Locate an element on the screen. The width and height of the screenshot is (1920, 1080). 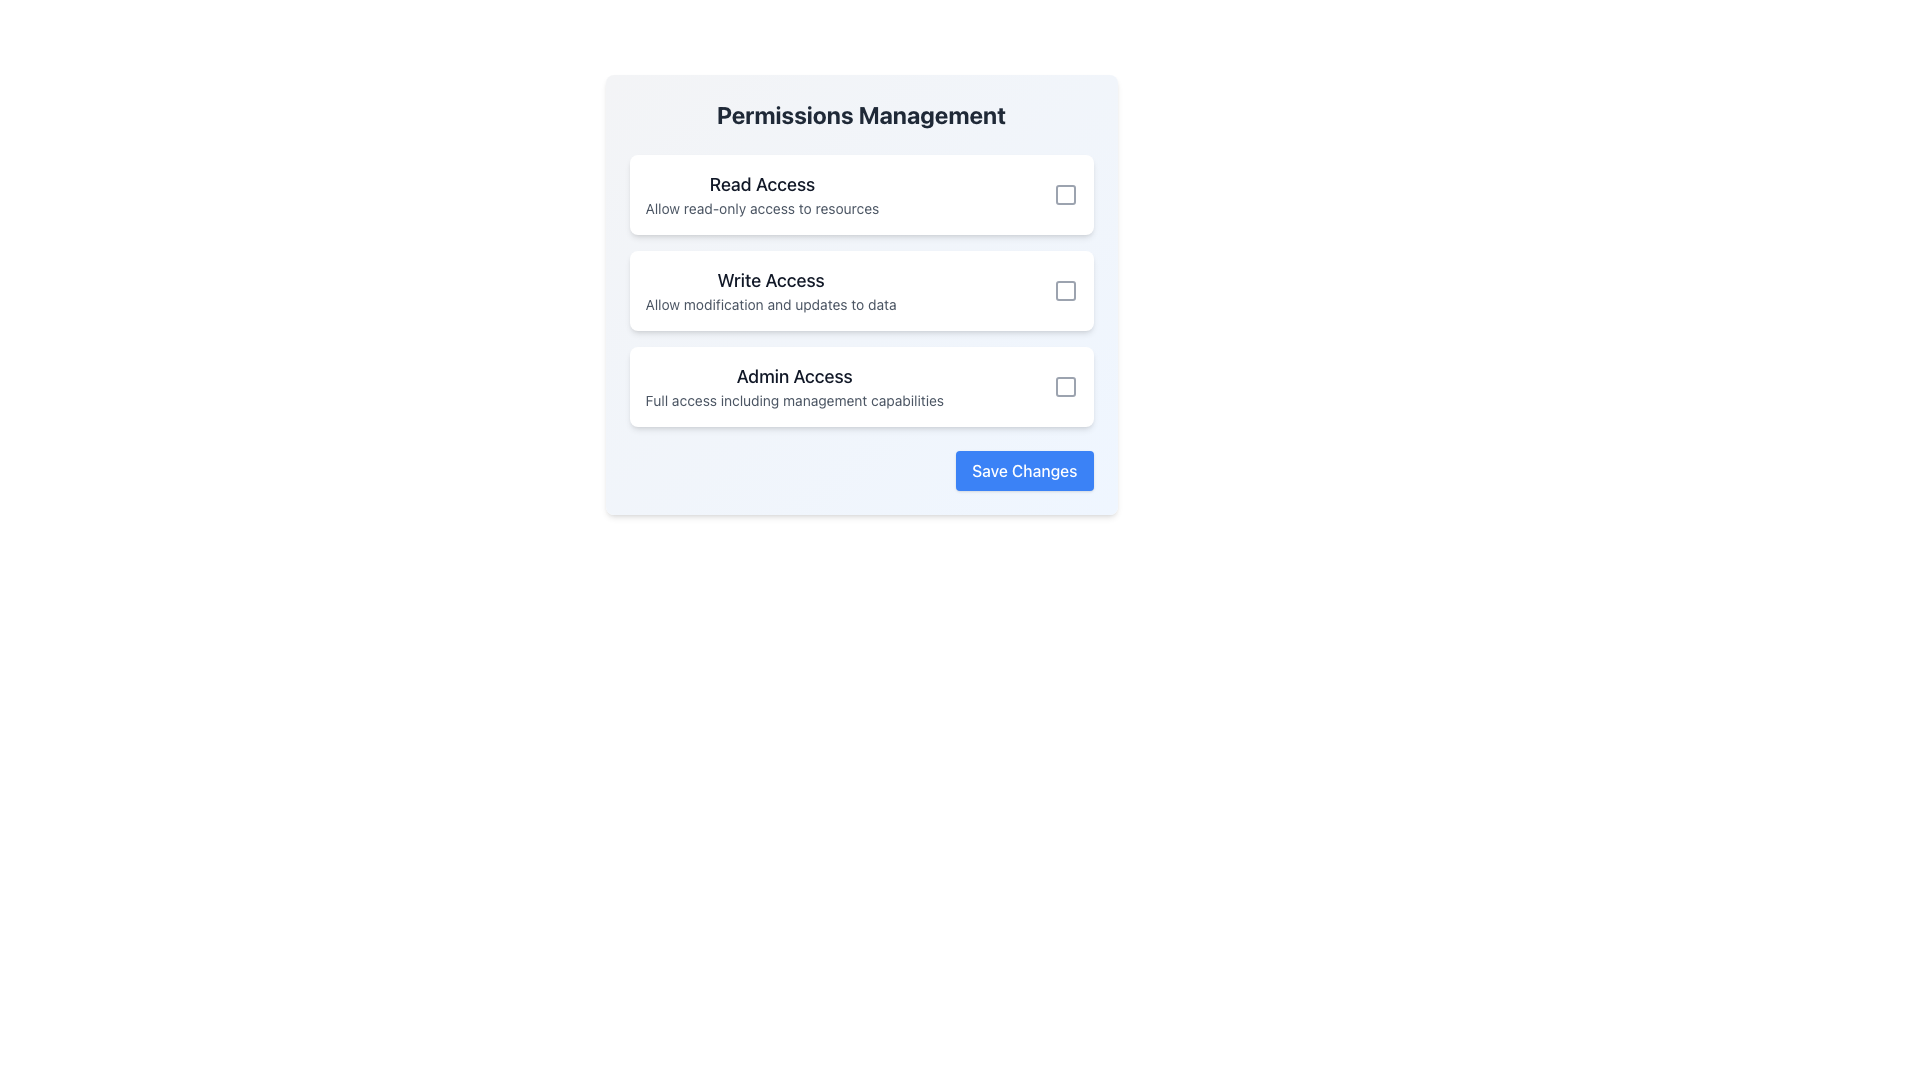
text block labeled 'Allow read-only access to resources', which is styled in a smaller gray font and positioned directly below the heading 'Read Access' is located at coordinates (761, 208).